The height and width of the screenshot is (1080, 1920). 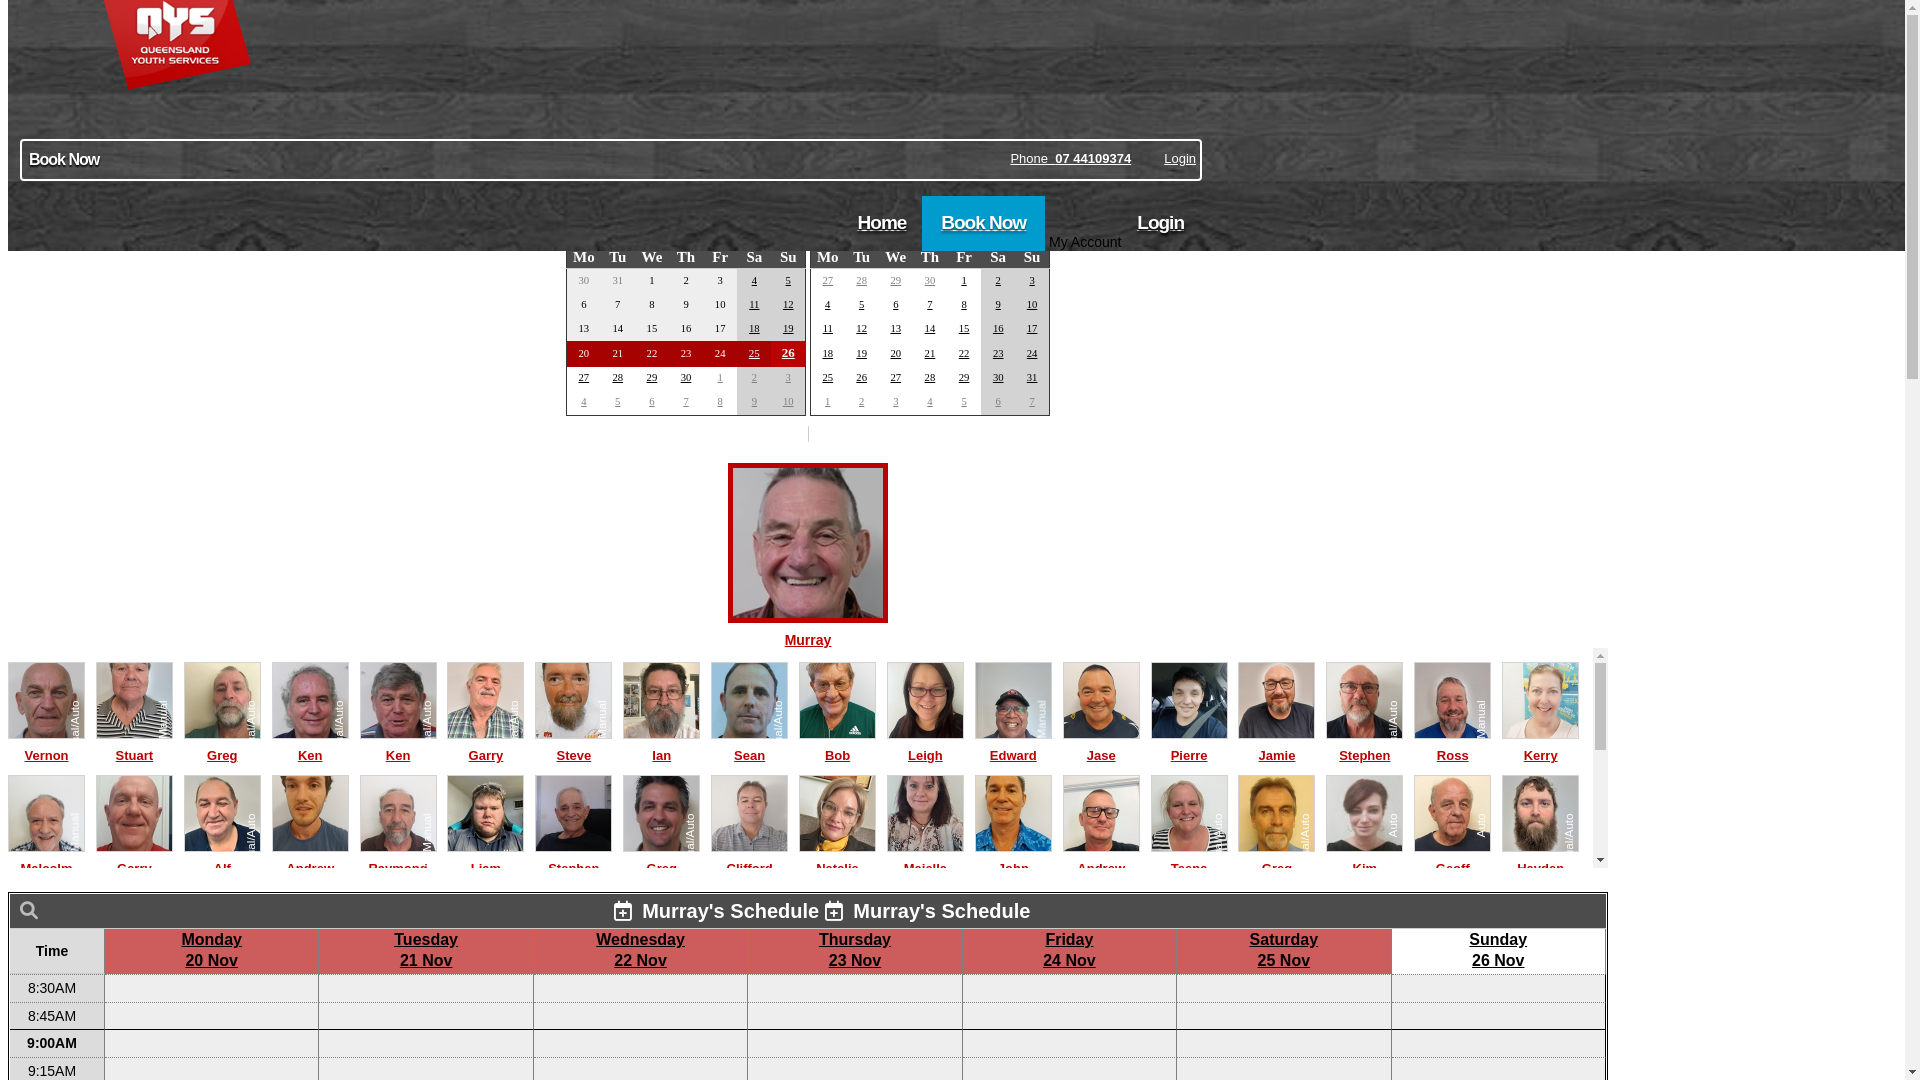 I want to click on '31', so click(x=1032, y=377).